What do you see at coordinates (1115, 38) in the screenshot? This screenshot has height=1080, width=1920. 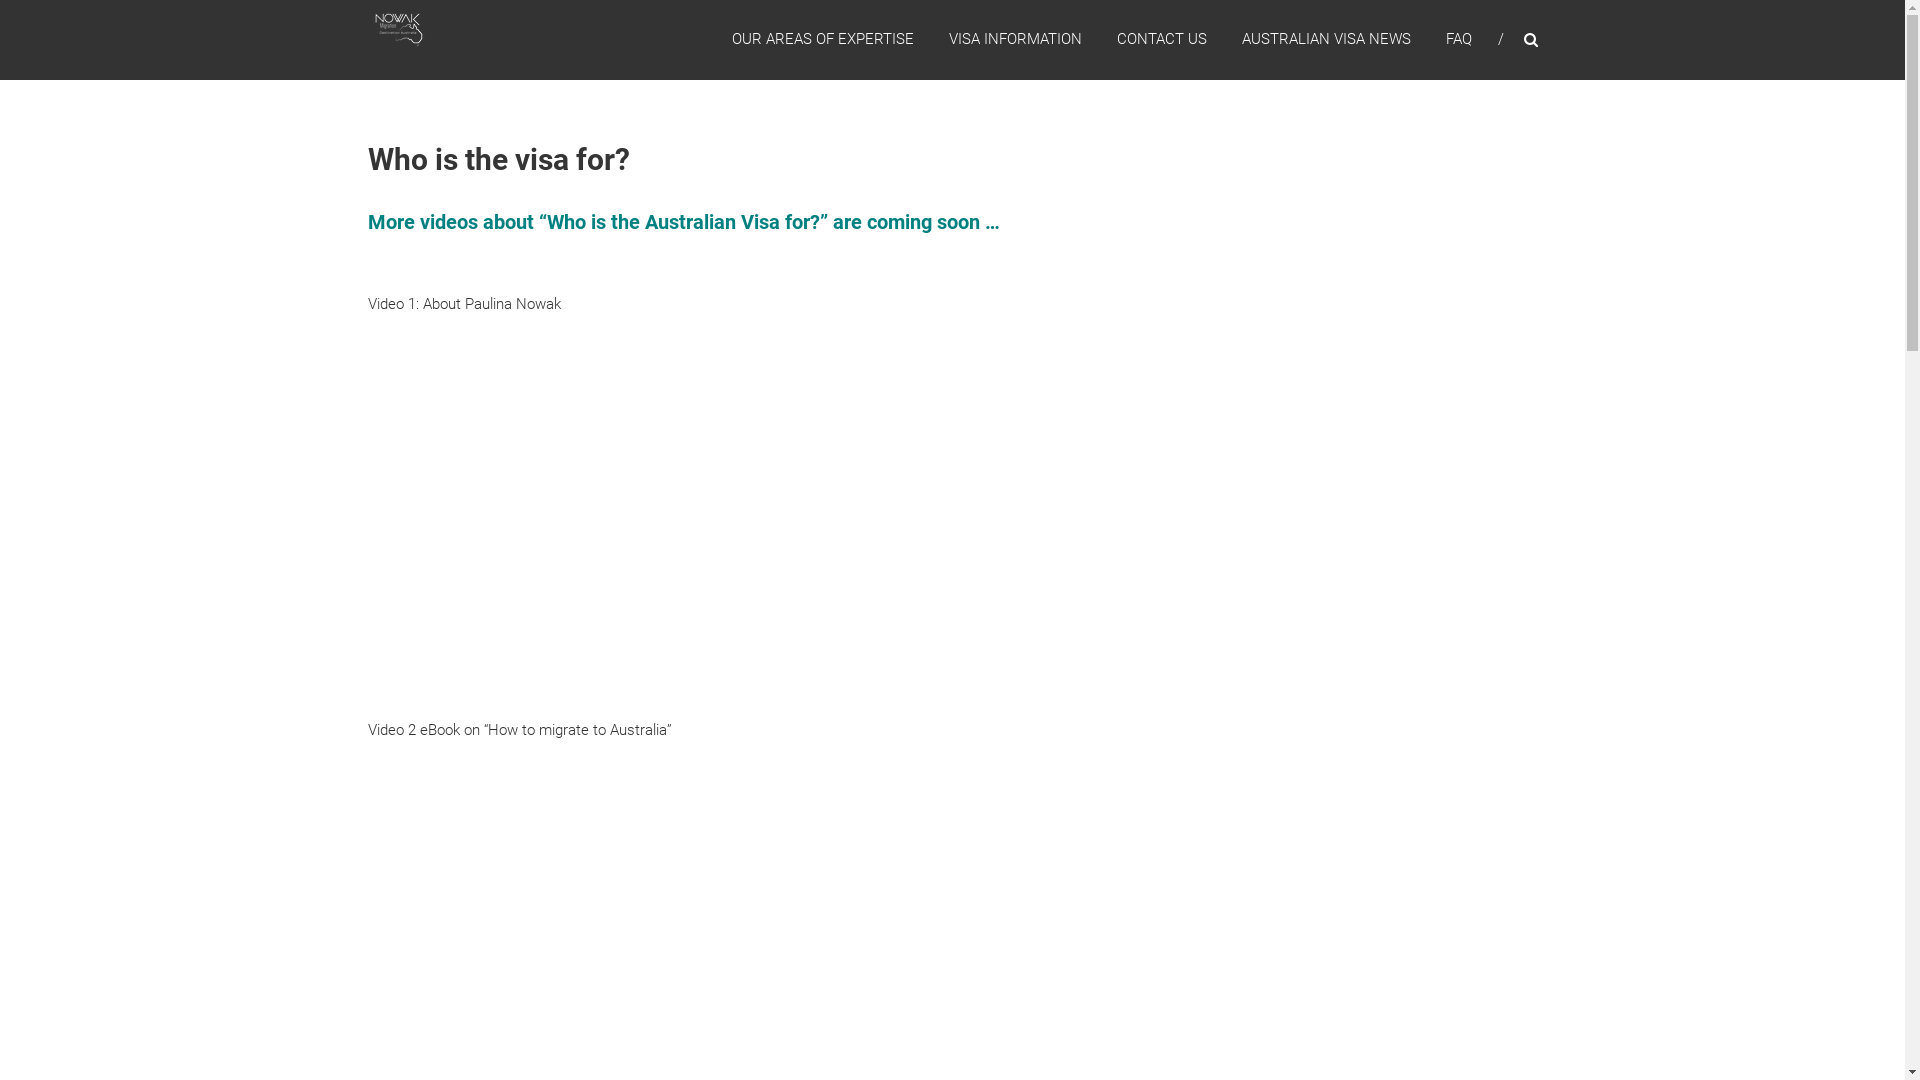 I see `'CONTACT US'` at bounding box center [1115, 38].